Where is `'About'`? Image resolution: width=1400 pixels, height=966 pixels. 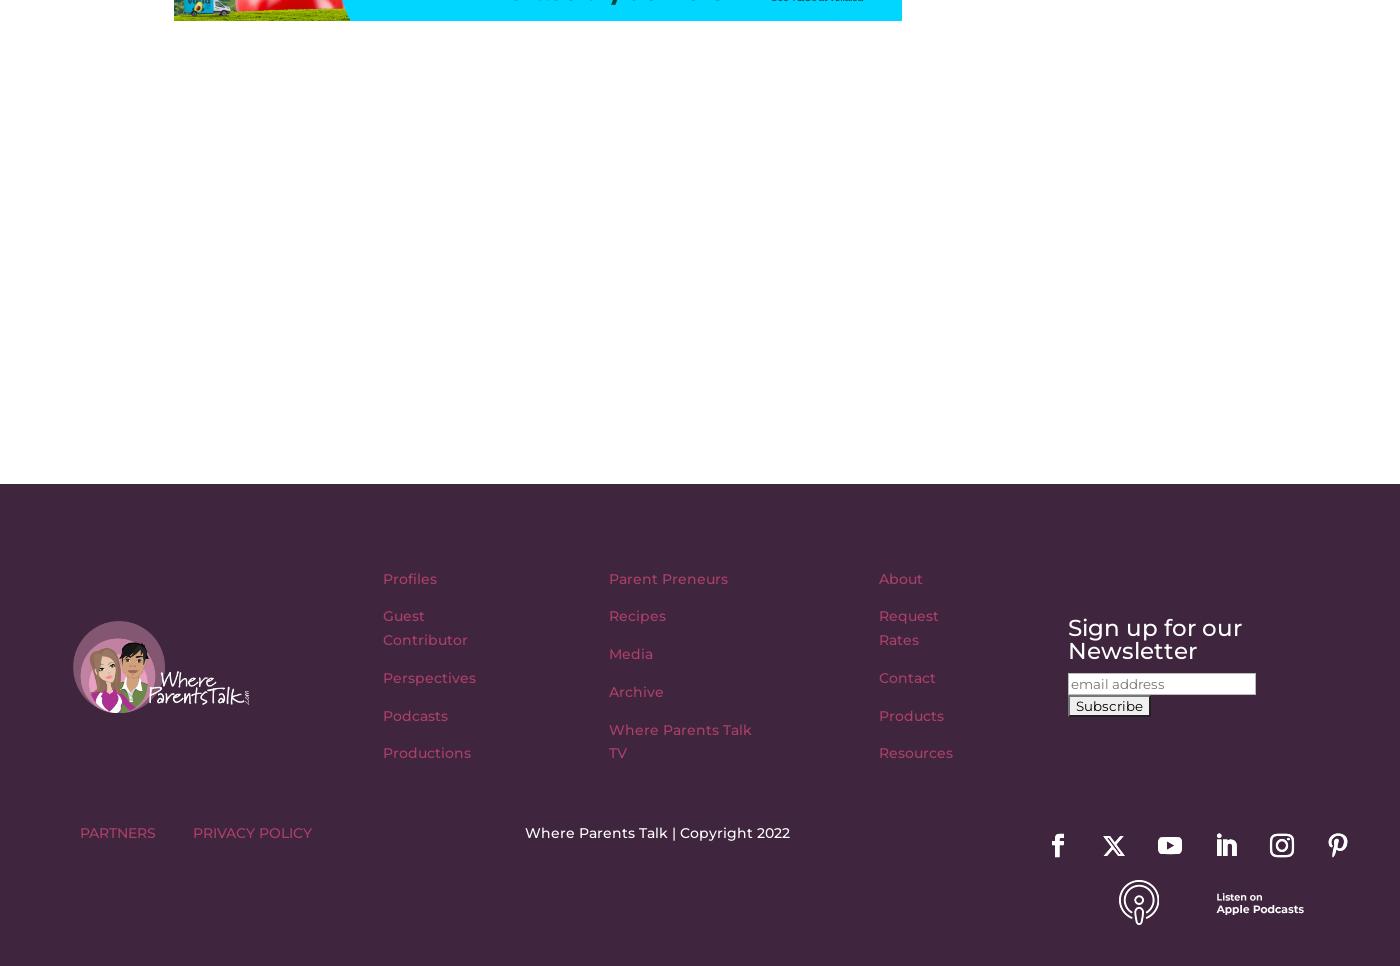 'About' is located at coordinates (900, 576).